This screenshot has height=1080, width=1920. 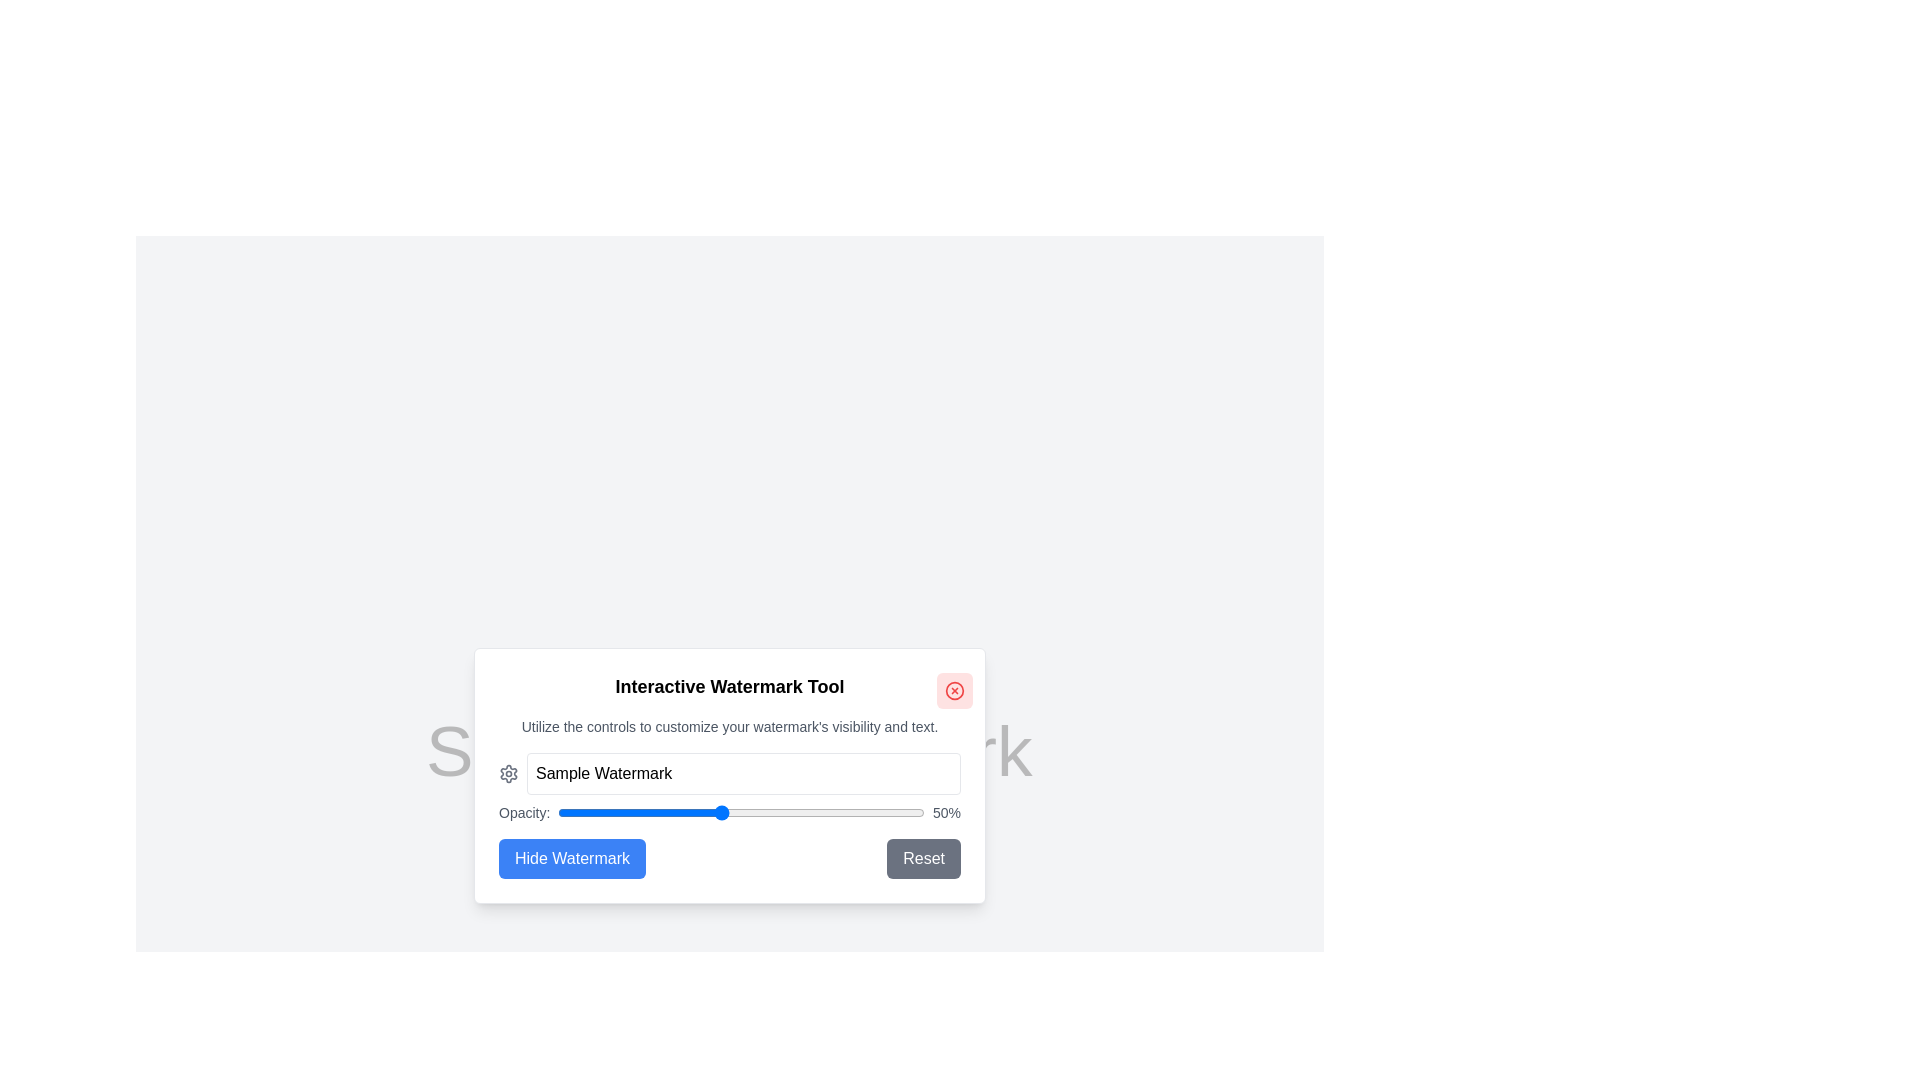 I want to click on the opacity, so click(x=614, y=813).